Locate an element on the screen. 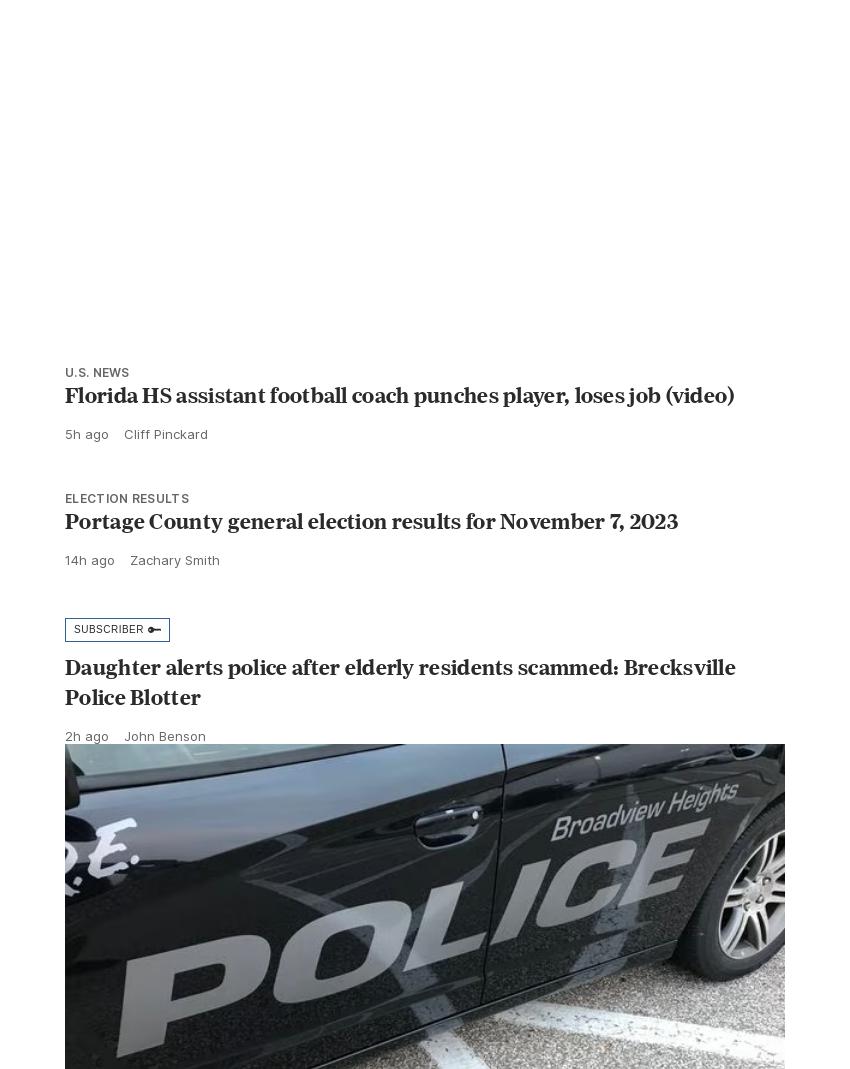 The image size is (850, 1069). 'Subscriber' is located at coordinates (107, 672).